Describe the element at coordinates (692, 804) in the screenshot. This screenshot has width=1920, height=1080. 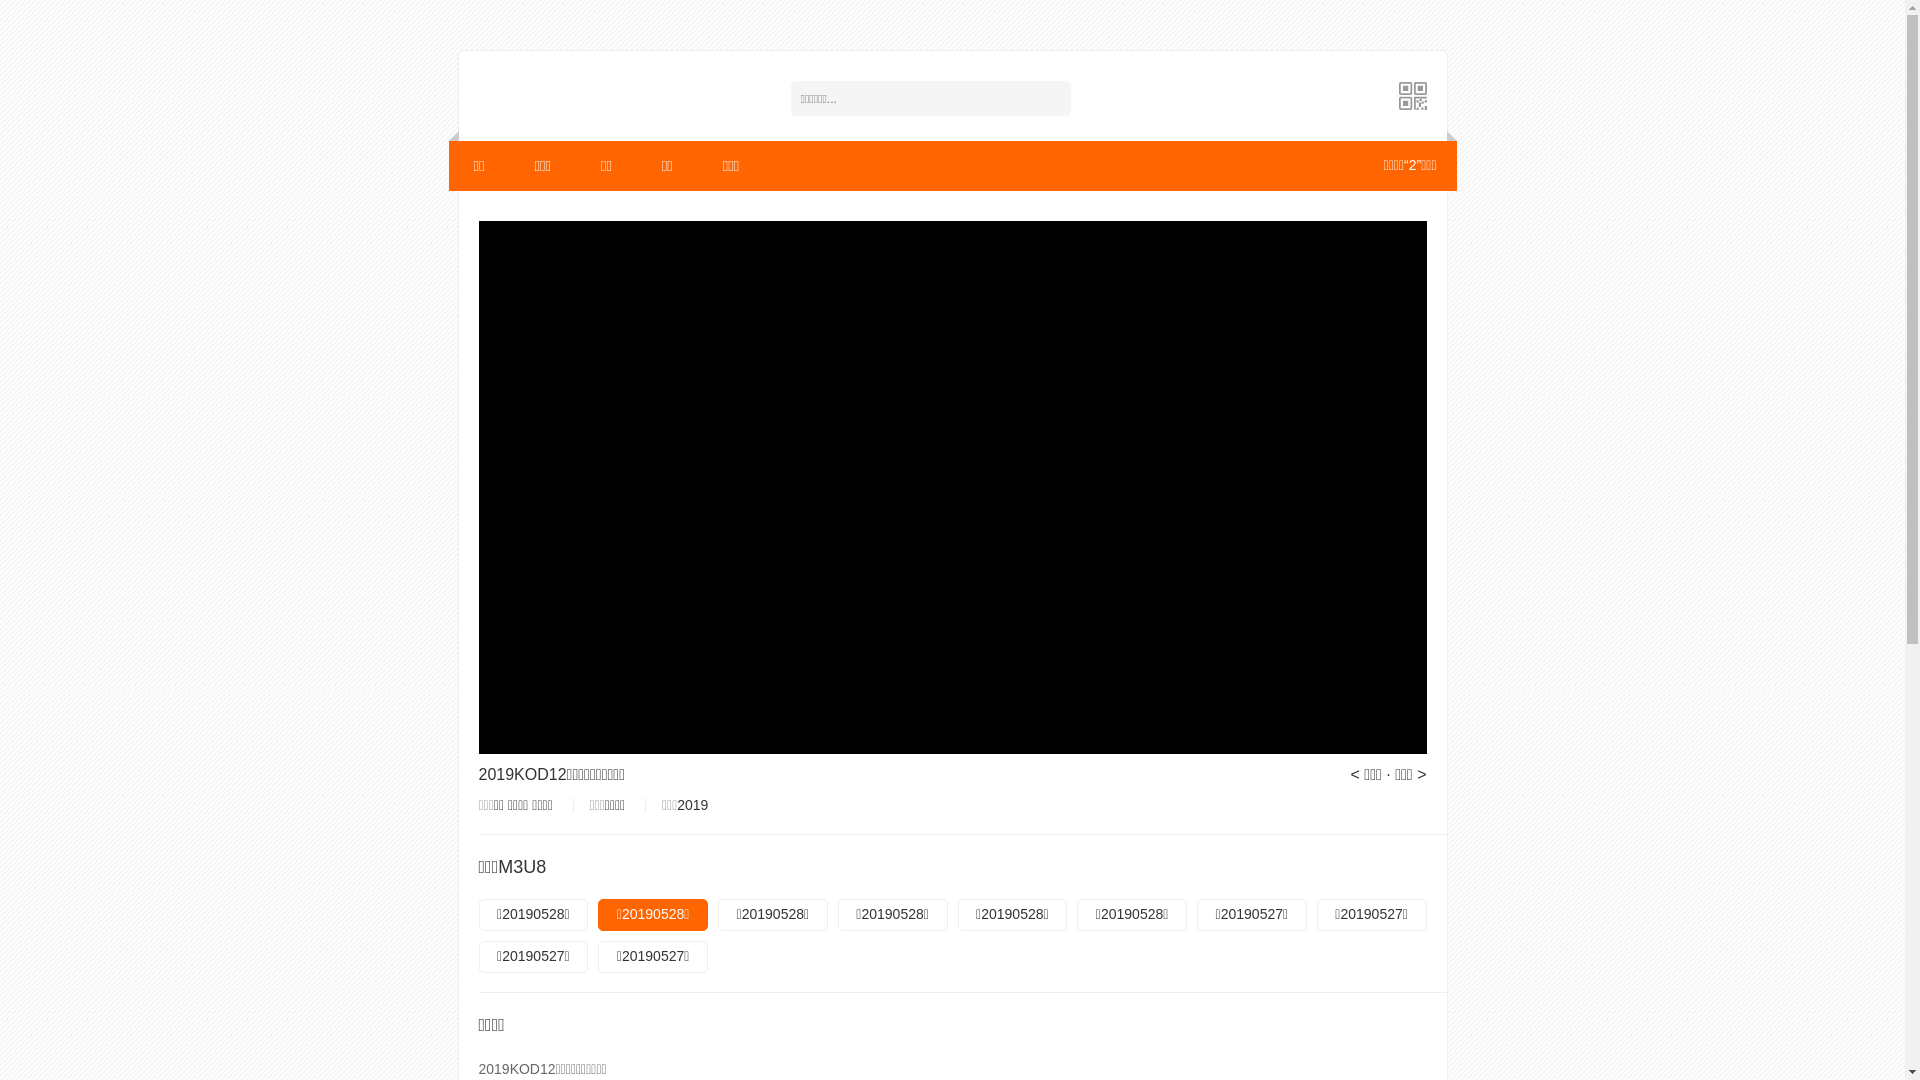
I see `'2019'` at that location.